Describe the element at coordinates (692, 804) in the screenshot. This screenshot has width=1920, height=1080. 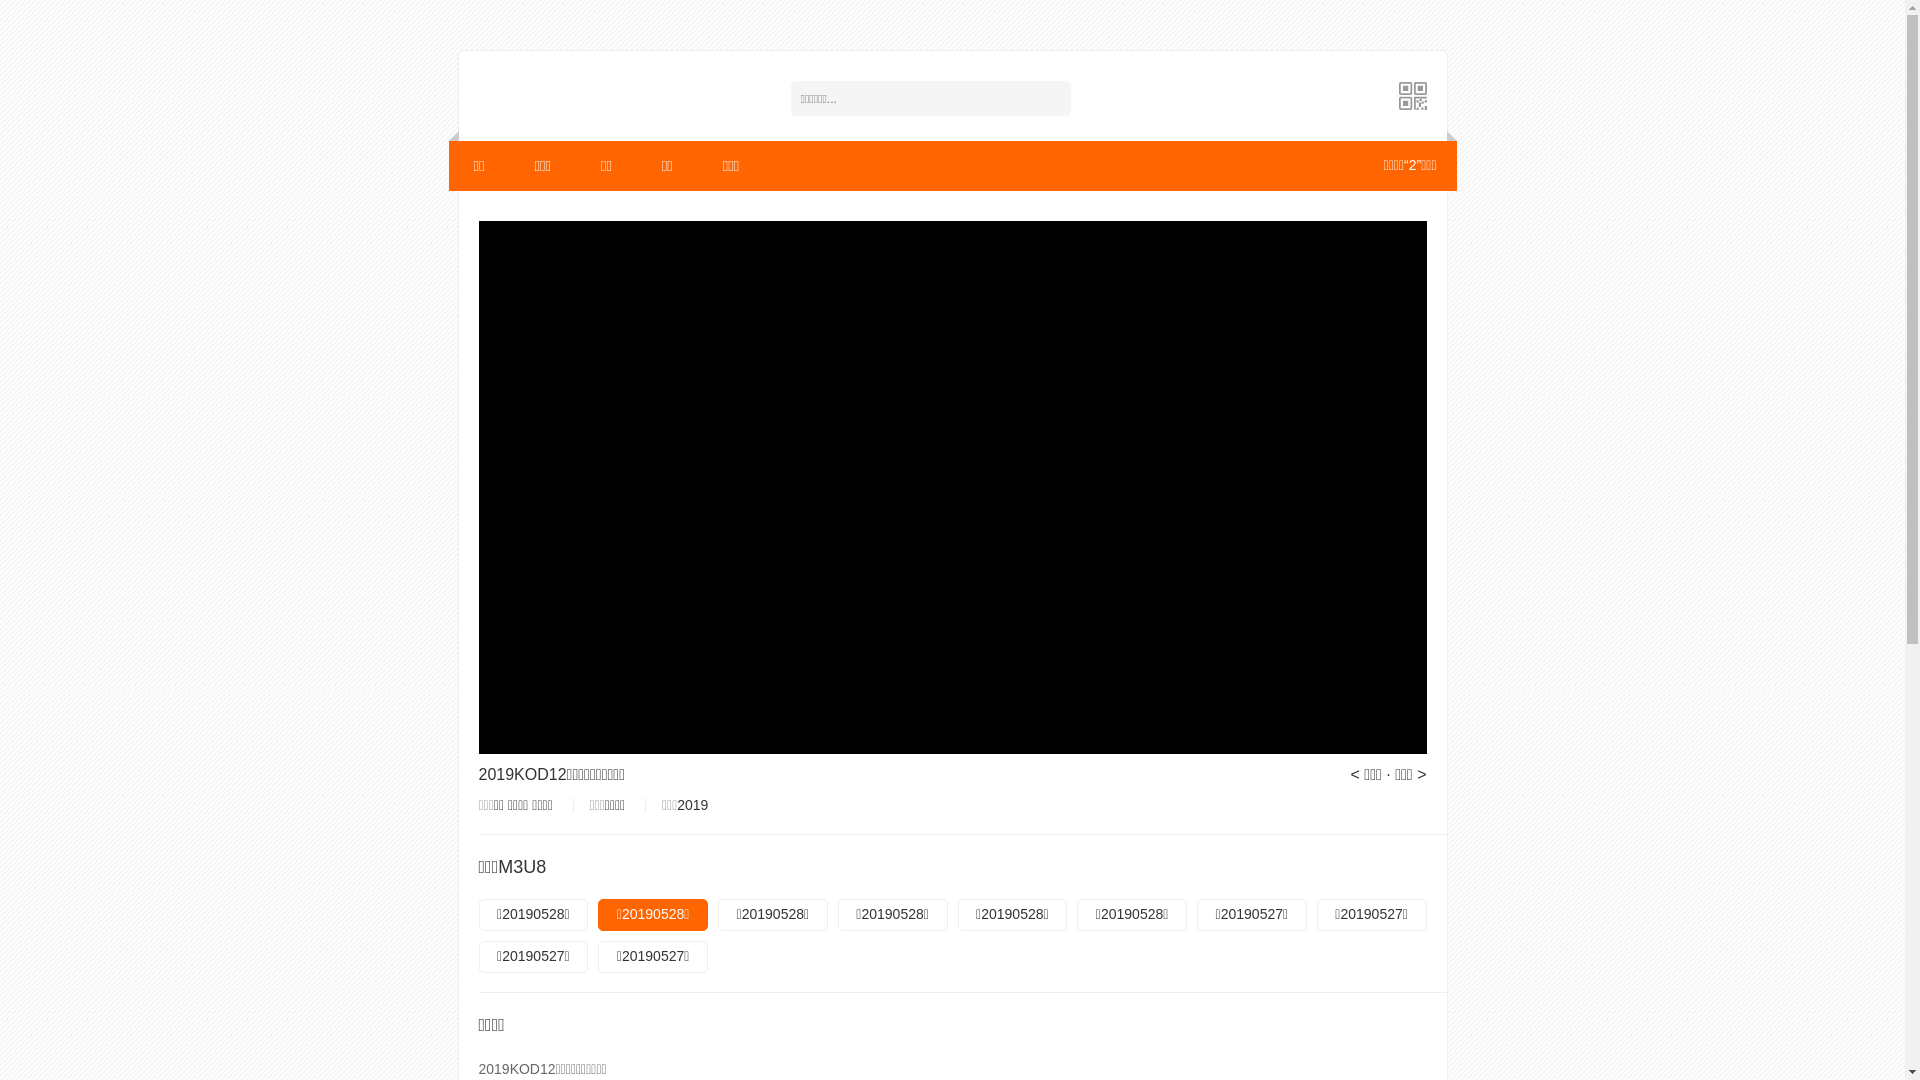
I see `'2019'` at that location.